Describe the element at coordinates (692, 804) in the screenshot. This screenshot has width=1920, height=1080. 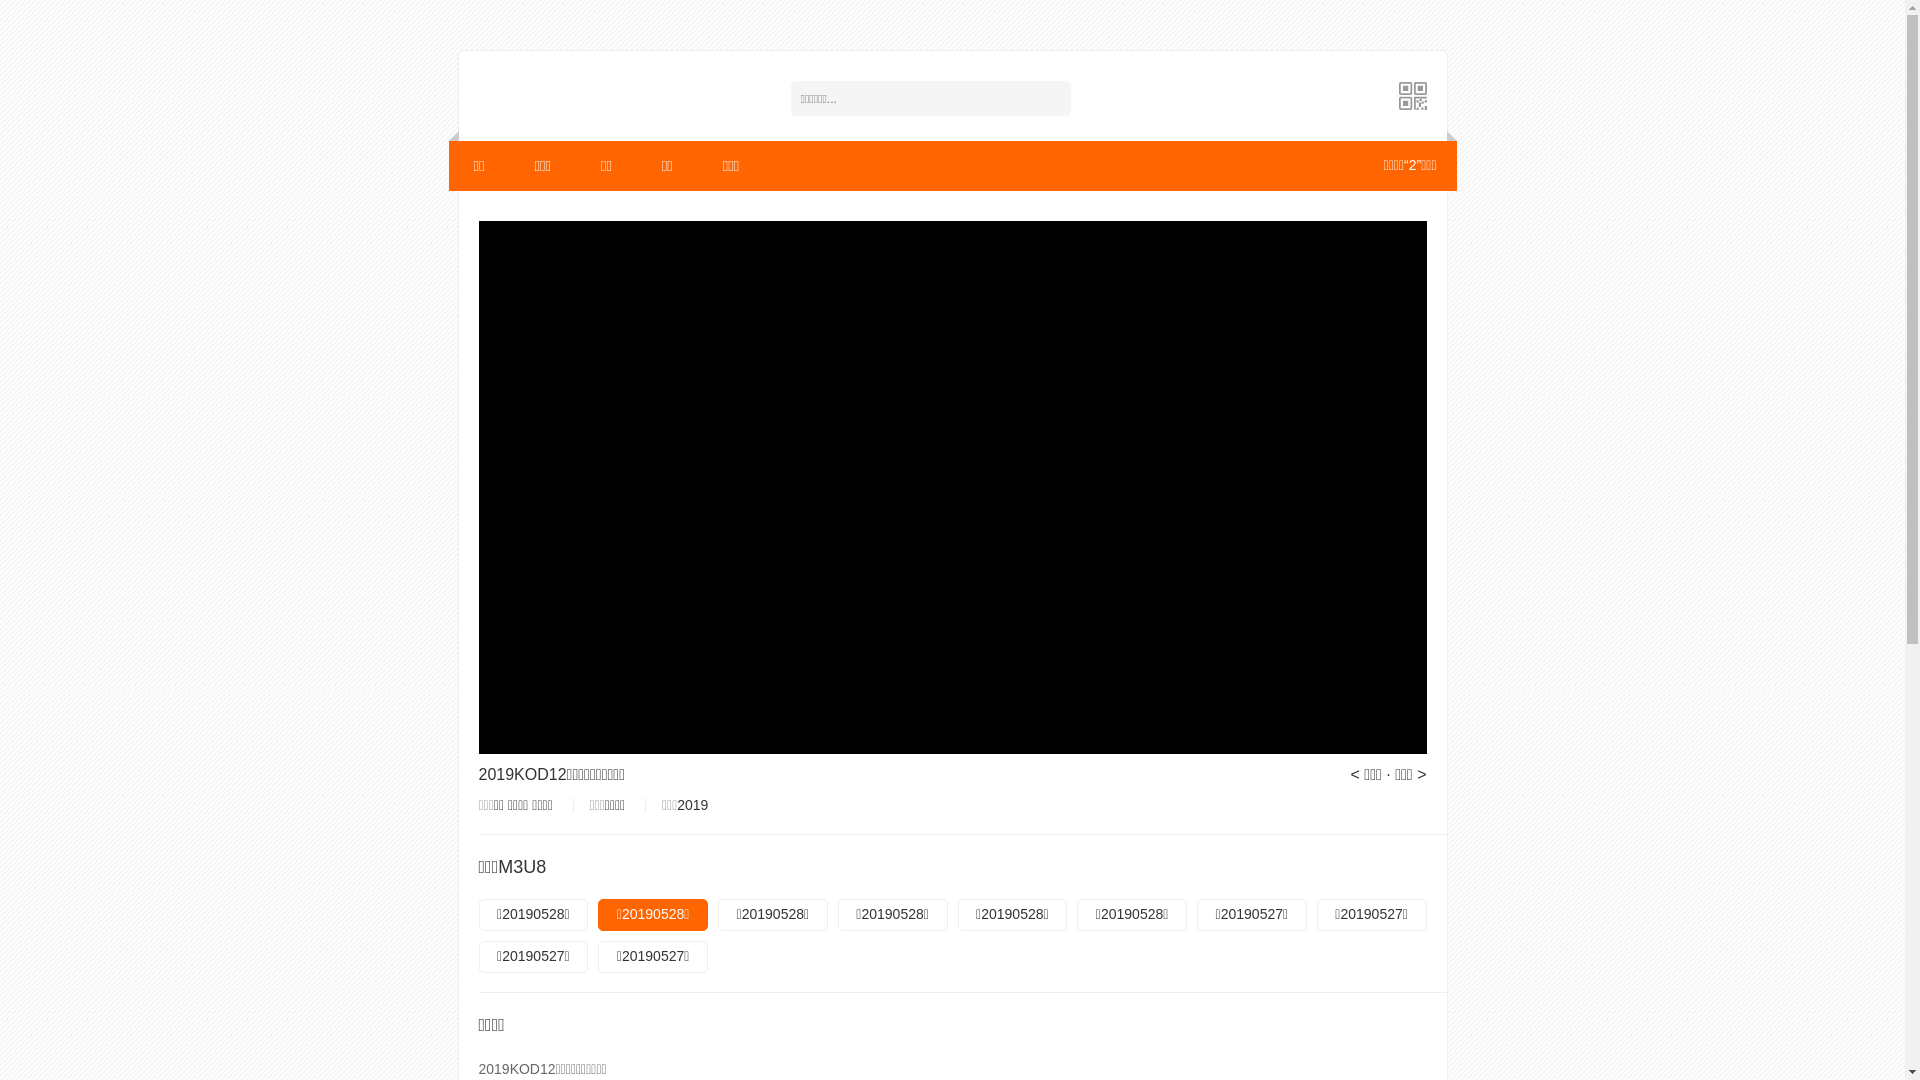
I see `'2019'` at that location.